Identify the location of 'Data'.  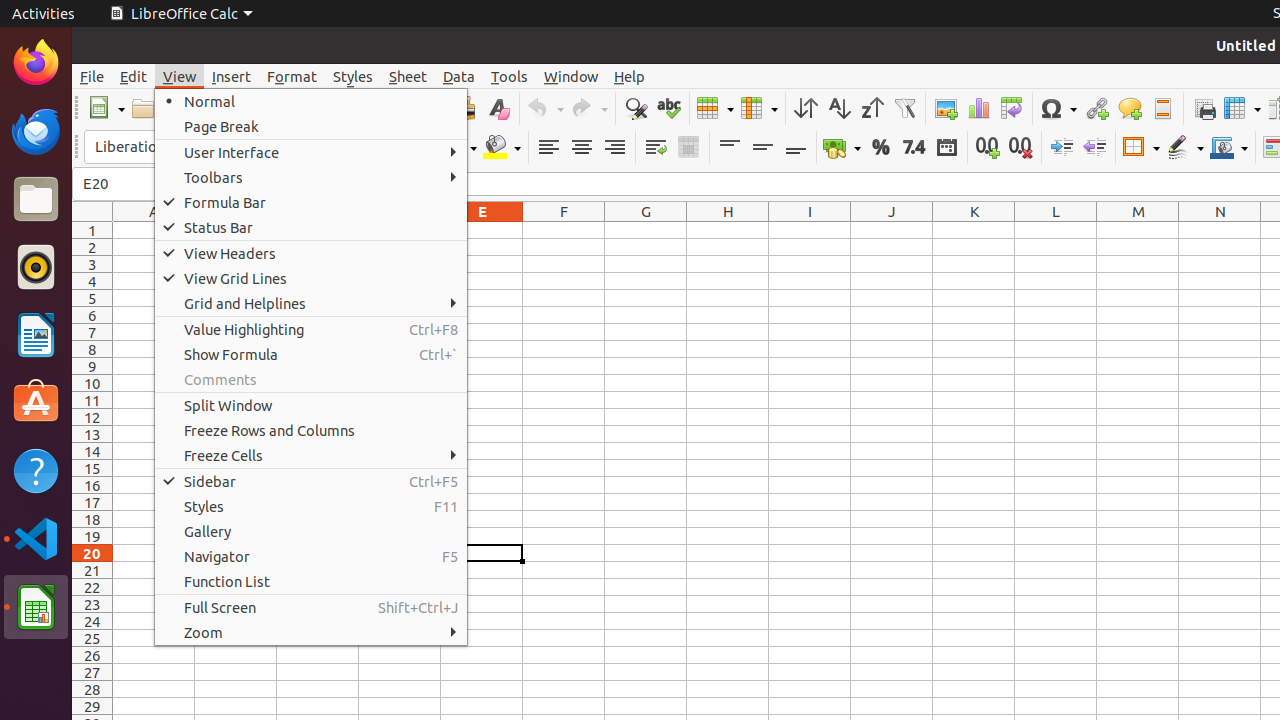
(458, 75).